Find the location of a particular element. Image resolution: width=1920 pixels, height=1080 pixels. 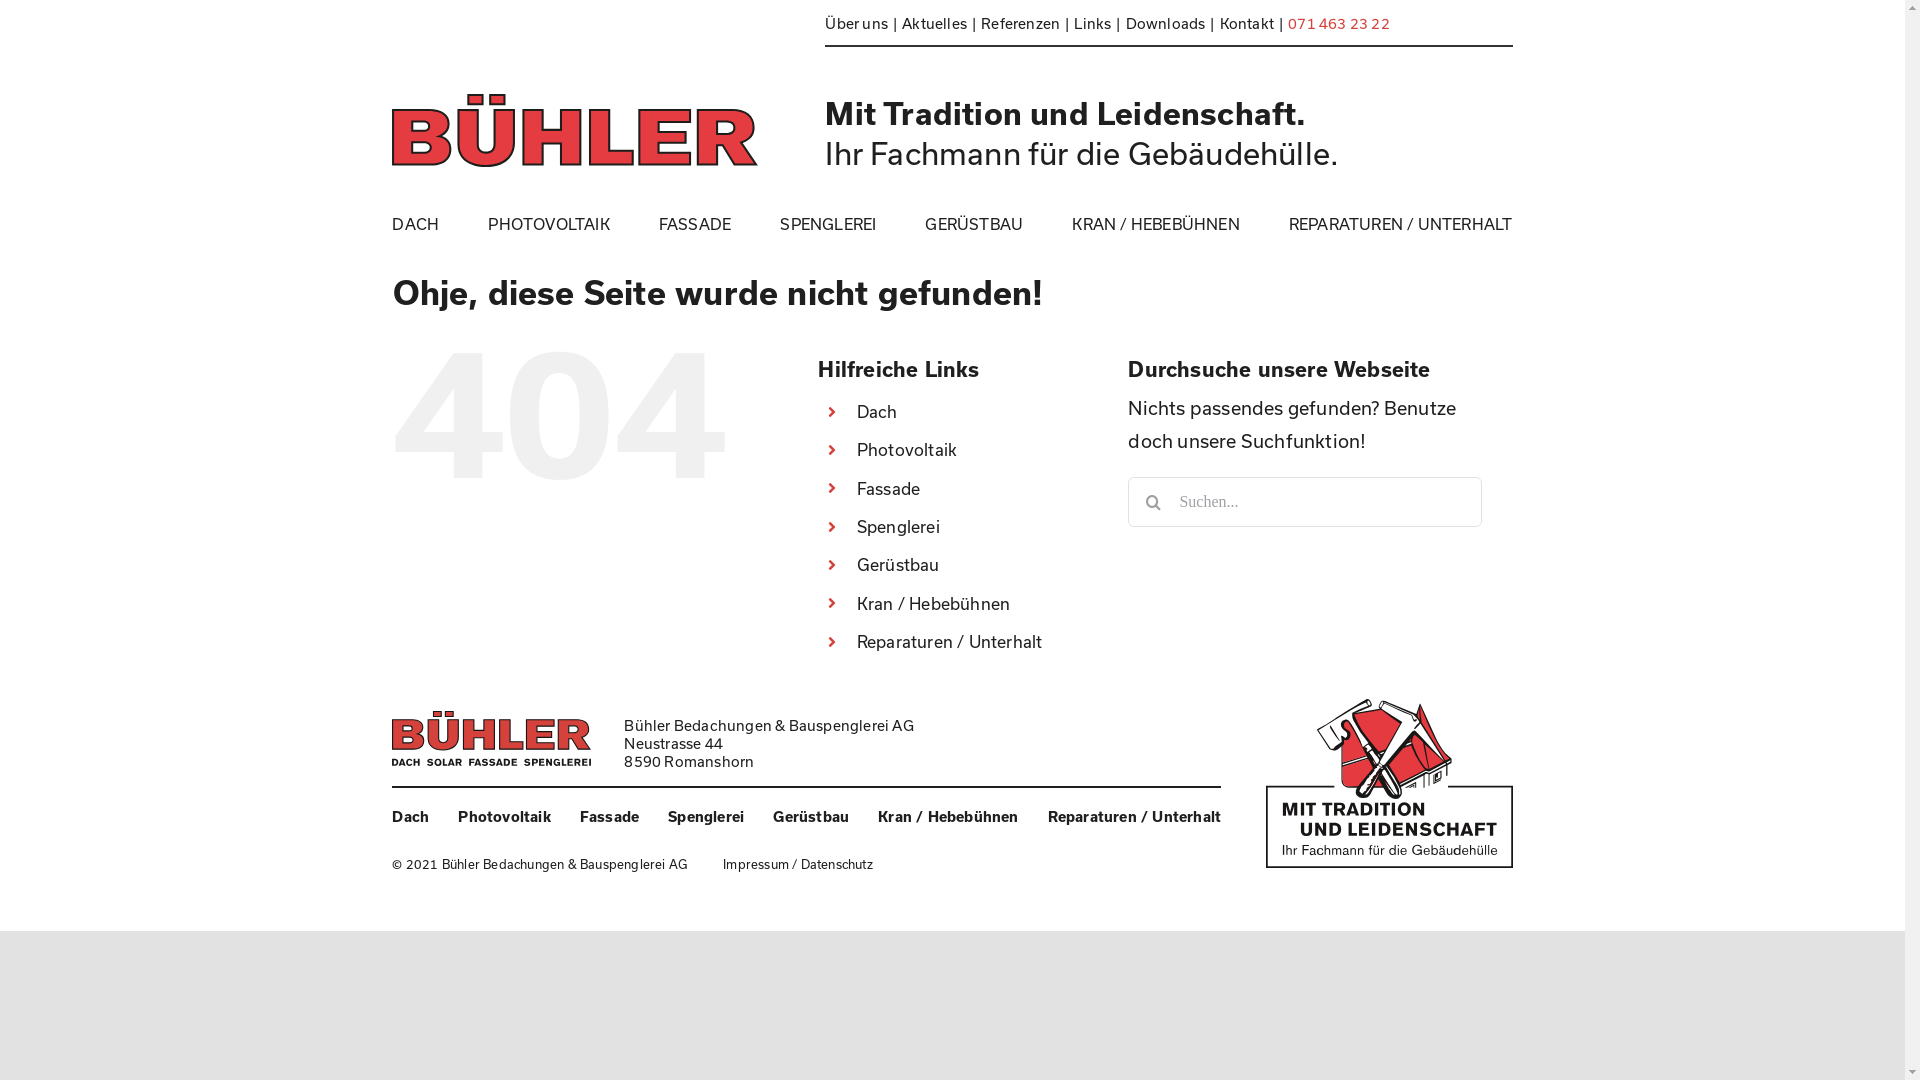

'Kontakt' is located at coordinates (1253, 22).